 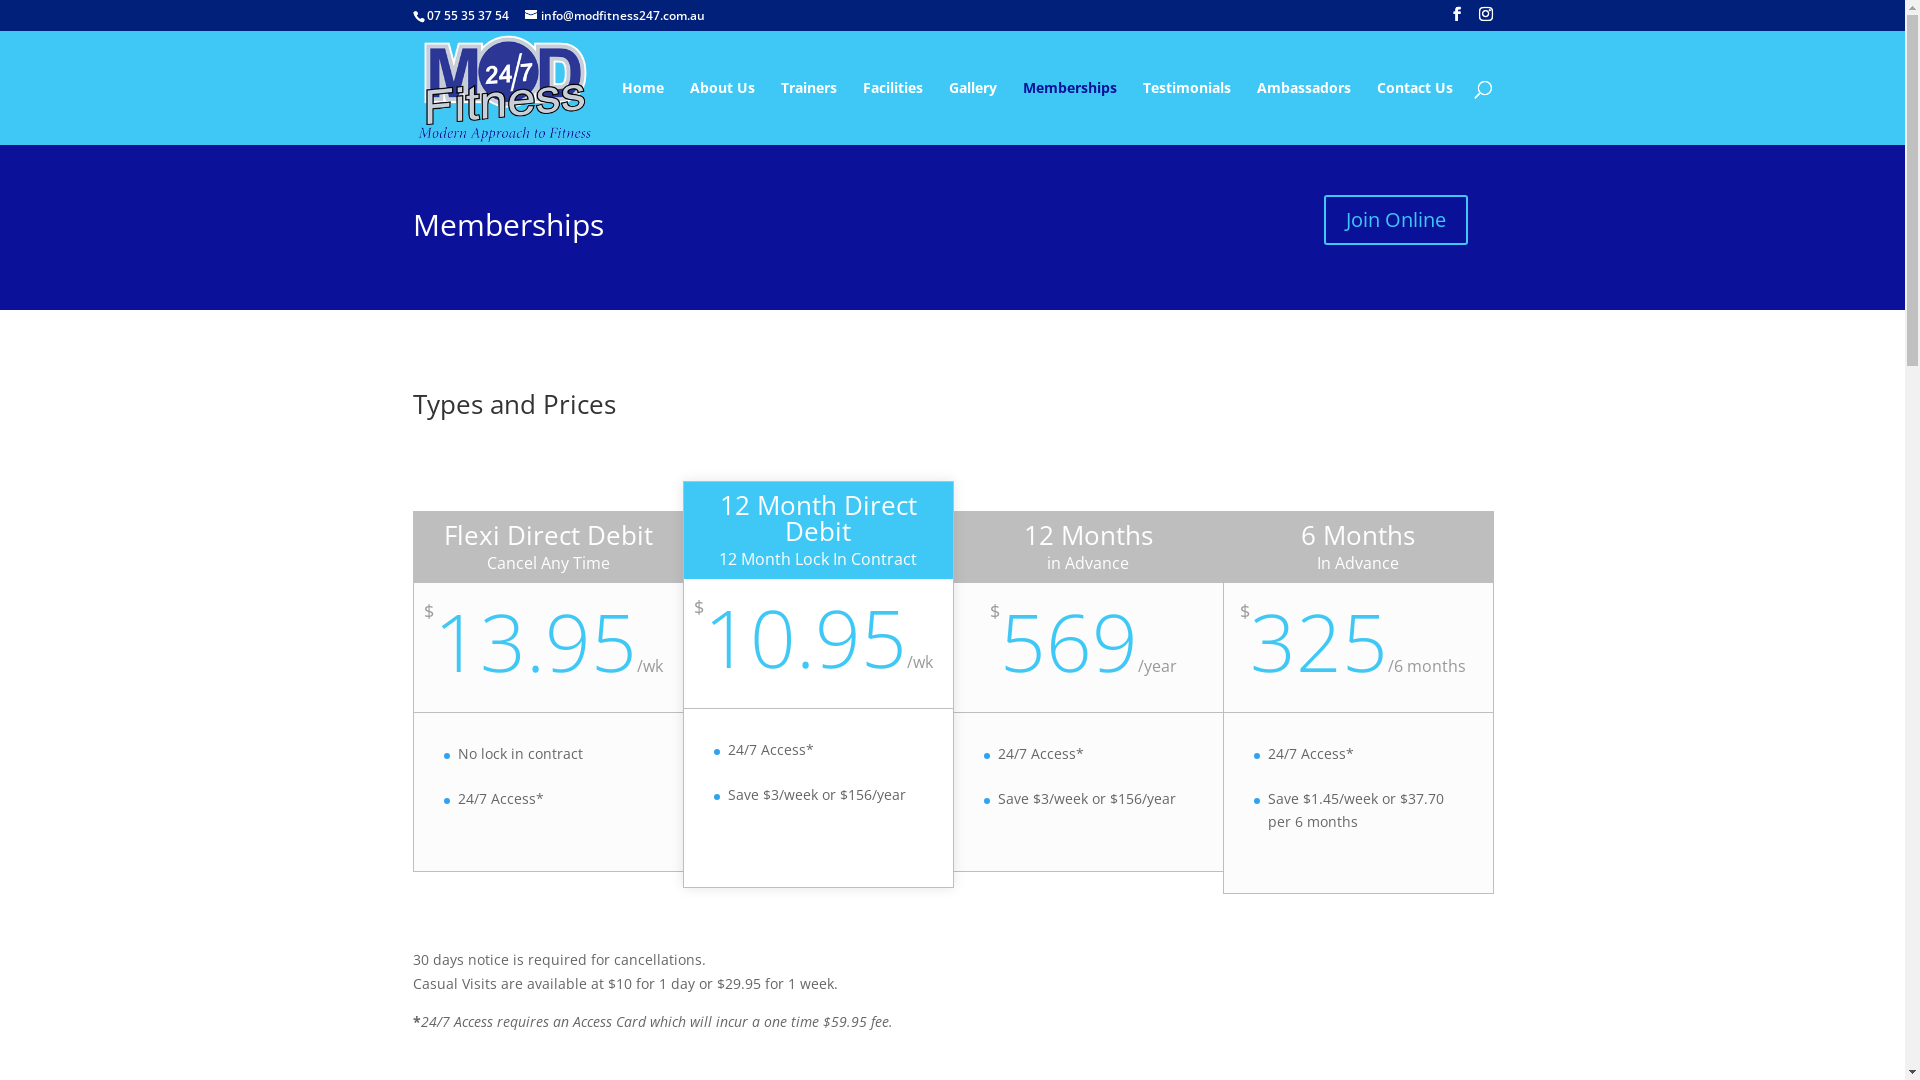 I want to click on 'Join Online', so click(x=1395, y=219).